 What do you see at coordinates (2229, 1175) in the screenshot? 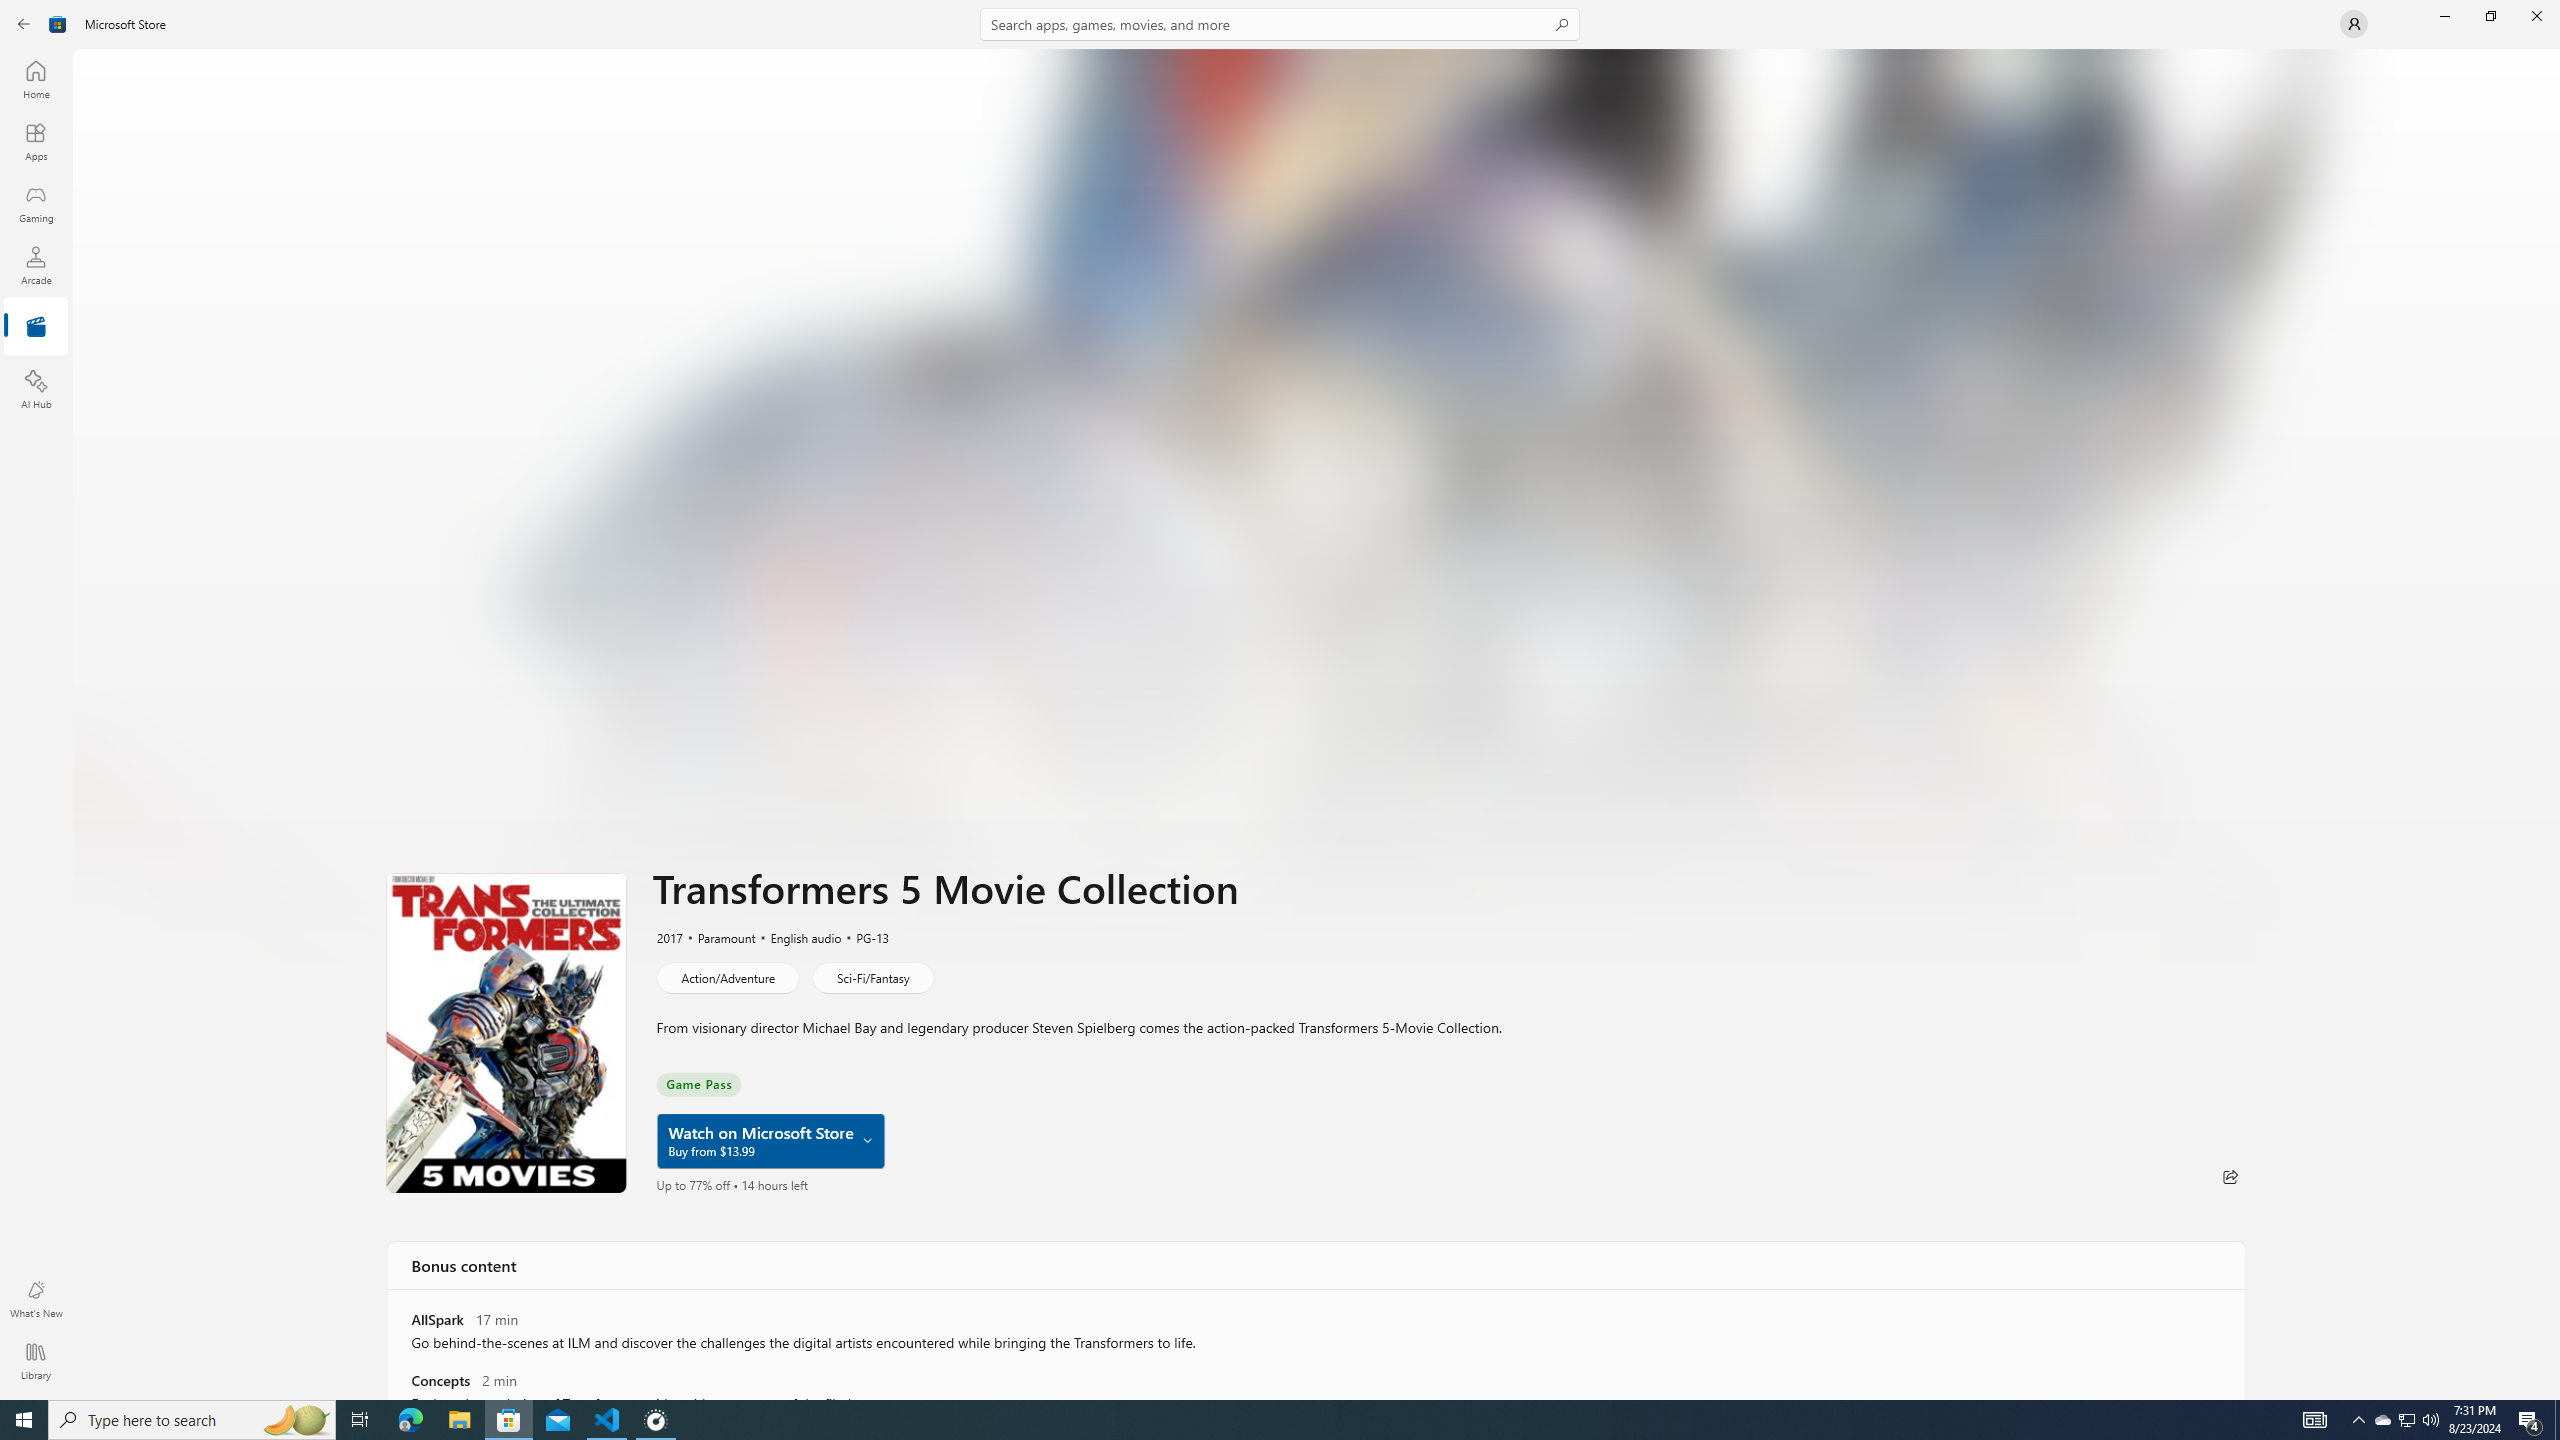
I see `'Share'` at bounding box center [2229, 1175].